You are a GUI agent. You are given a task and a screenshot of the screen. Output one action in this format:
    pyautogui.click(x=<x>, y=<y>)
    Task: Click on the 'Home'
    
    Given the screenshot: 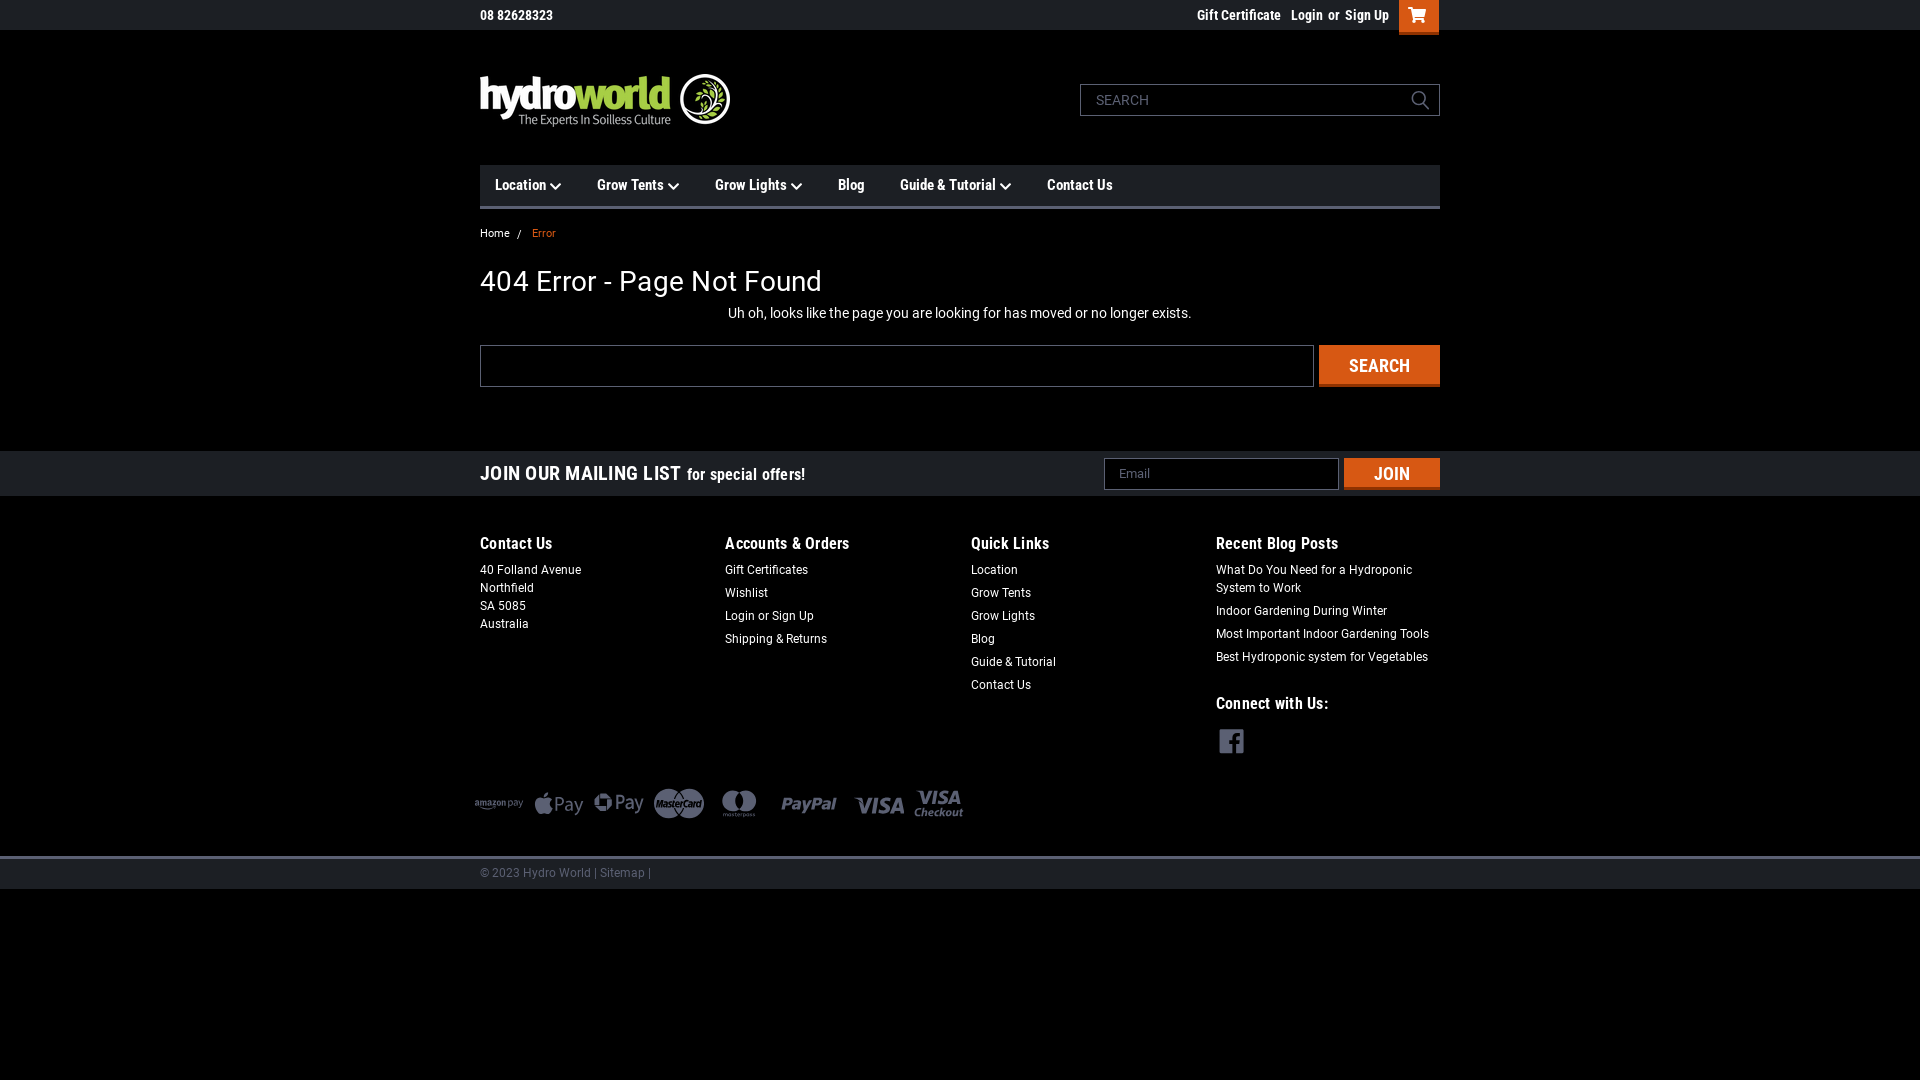 What is the action you would take?
    pyautogui.click(x=494, y=232)
    